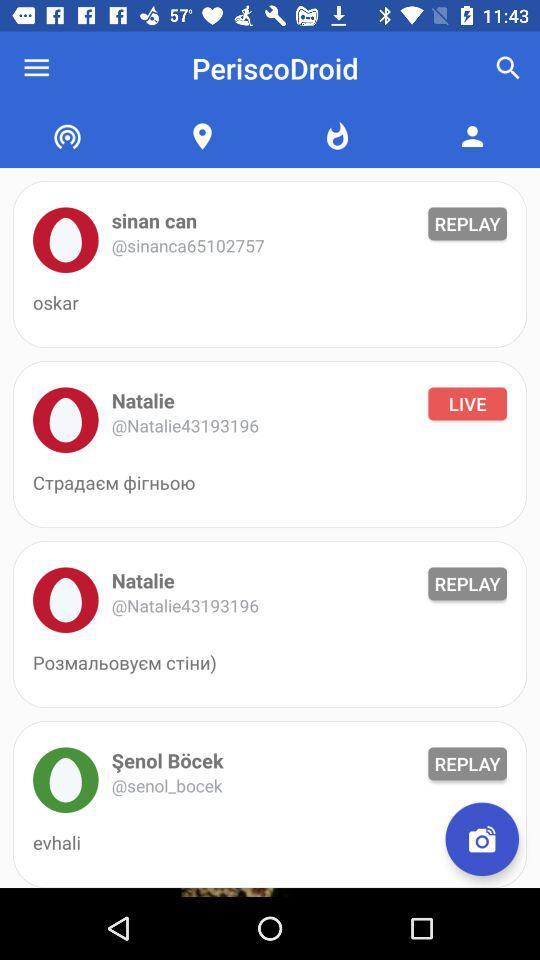 This screenshot has width=540, height=960. I want to click on profile picture icon, so click(65, 419).